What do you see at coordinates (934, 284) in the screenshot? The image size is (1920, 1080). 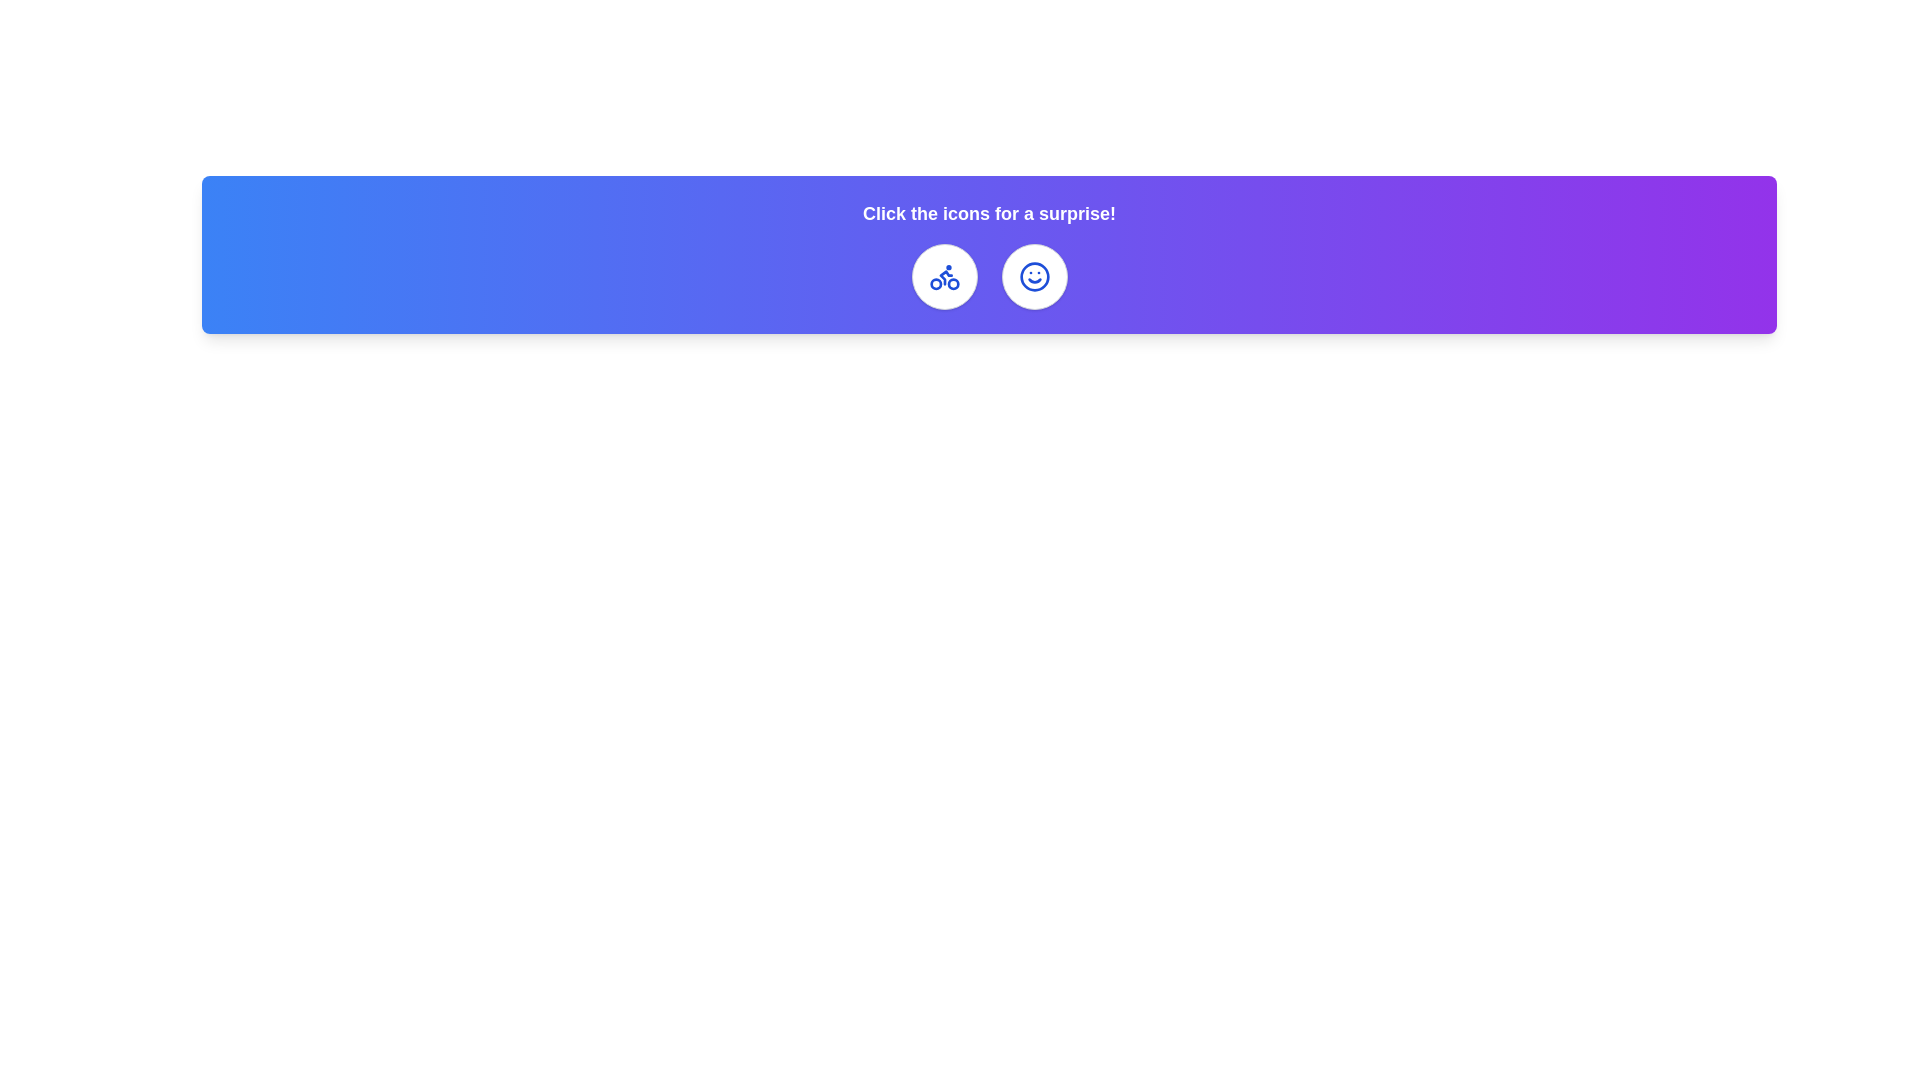 I see `the small blue circular graphic element, which is the left wheel of the bicycle icon, located near the bottom-left of the icon` at bounding box center [934, 284].